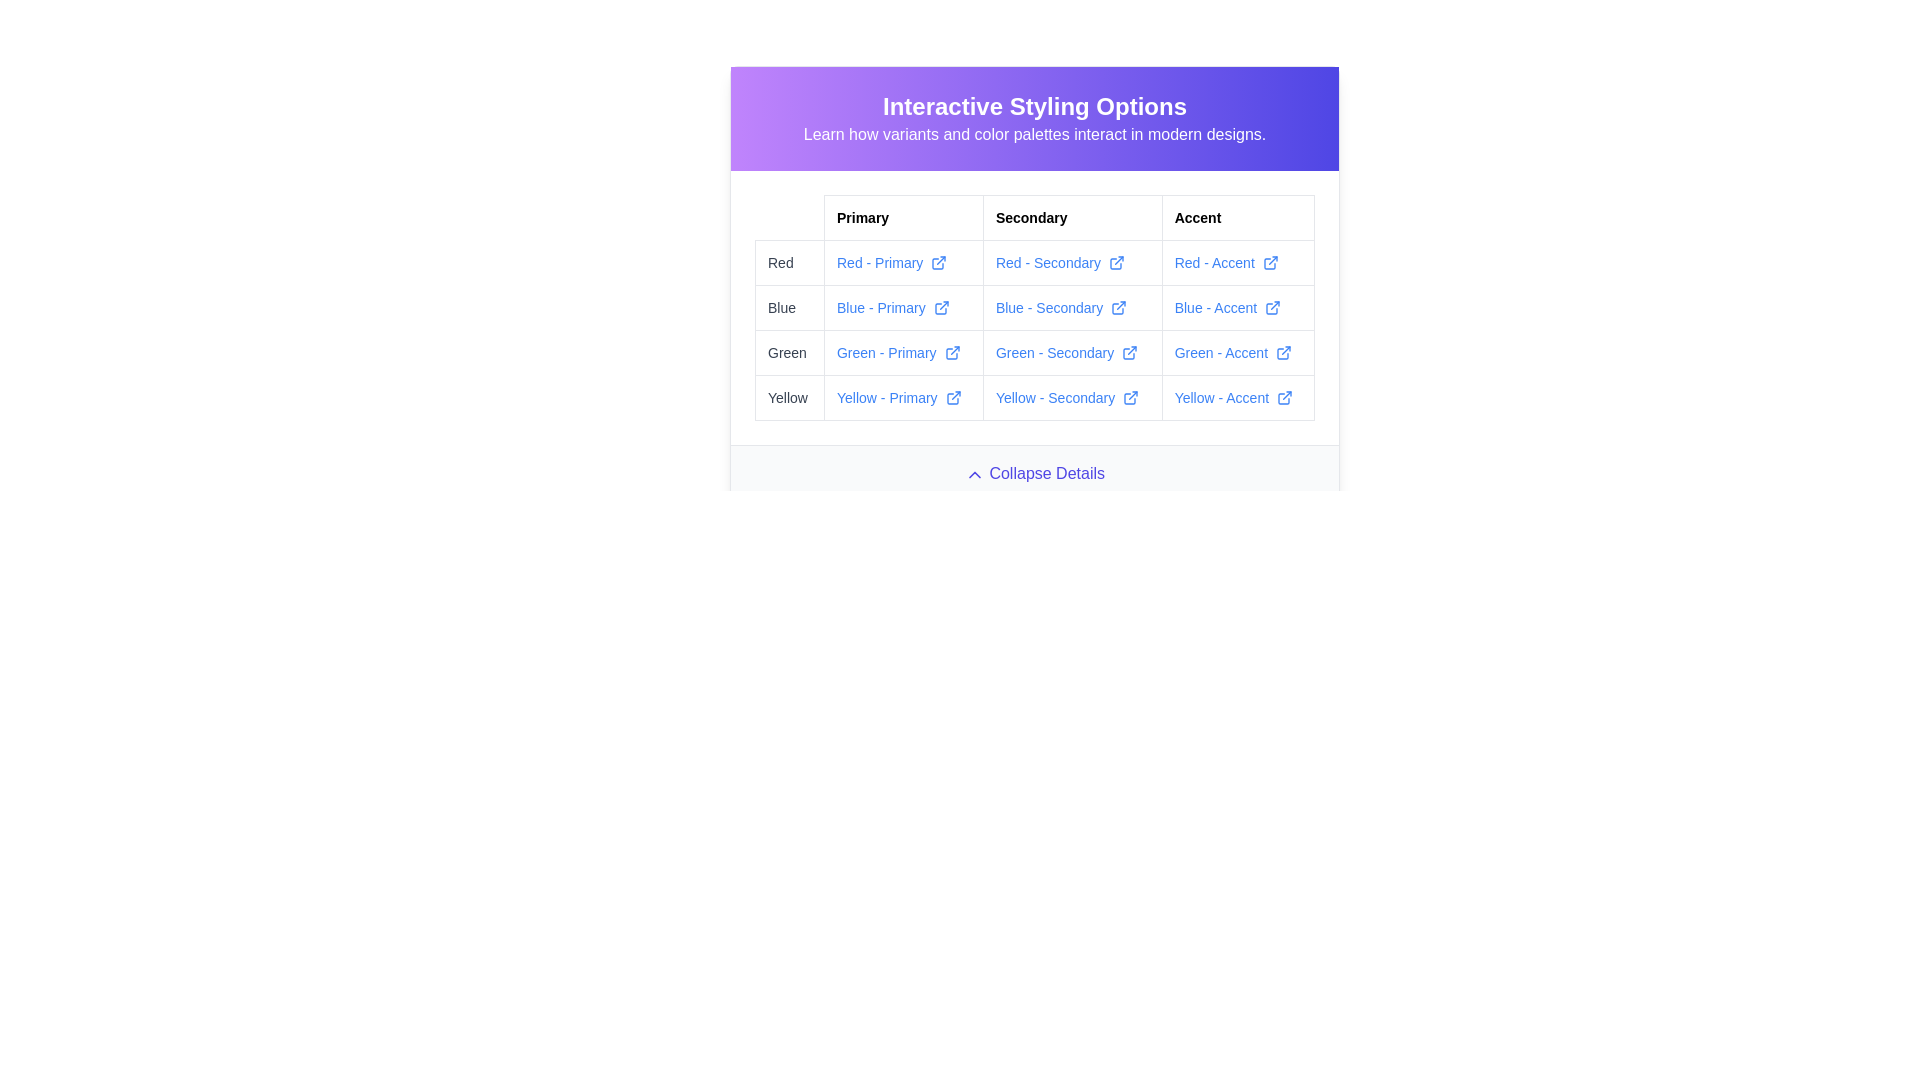 The height and width of the screenshot is (1080, 1920). What do you see at coordinates (1066, 397) in the screenshot?
I see `the hyperlink` at bounding box center [1066, 397].